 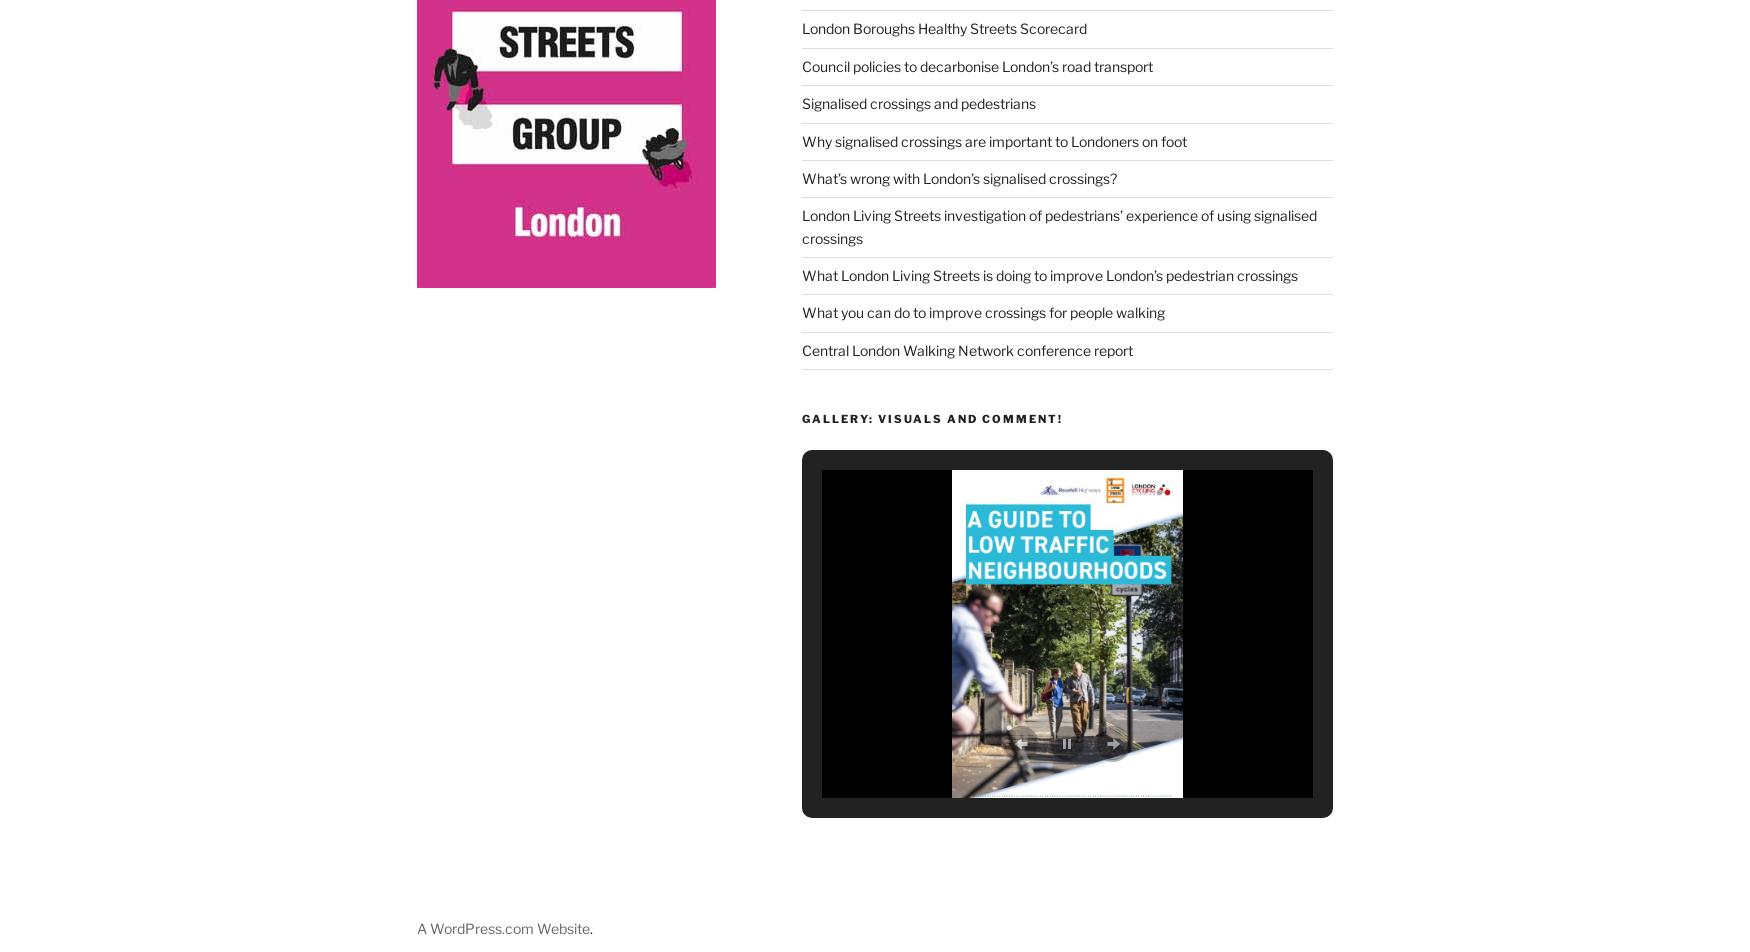 I want to click on 'London Boroughs Healthy Streets Scorecard', so click(x=943, y=23).